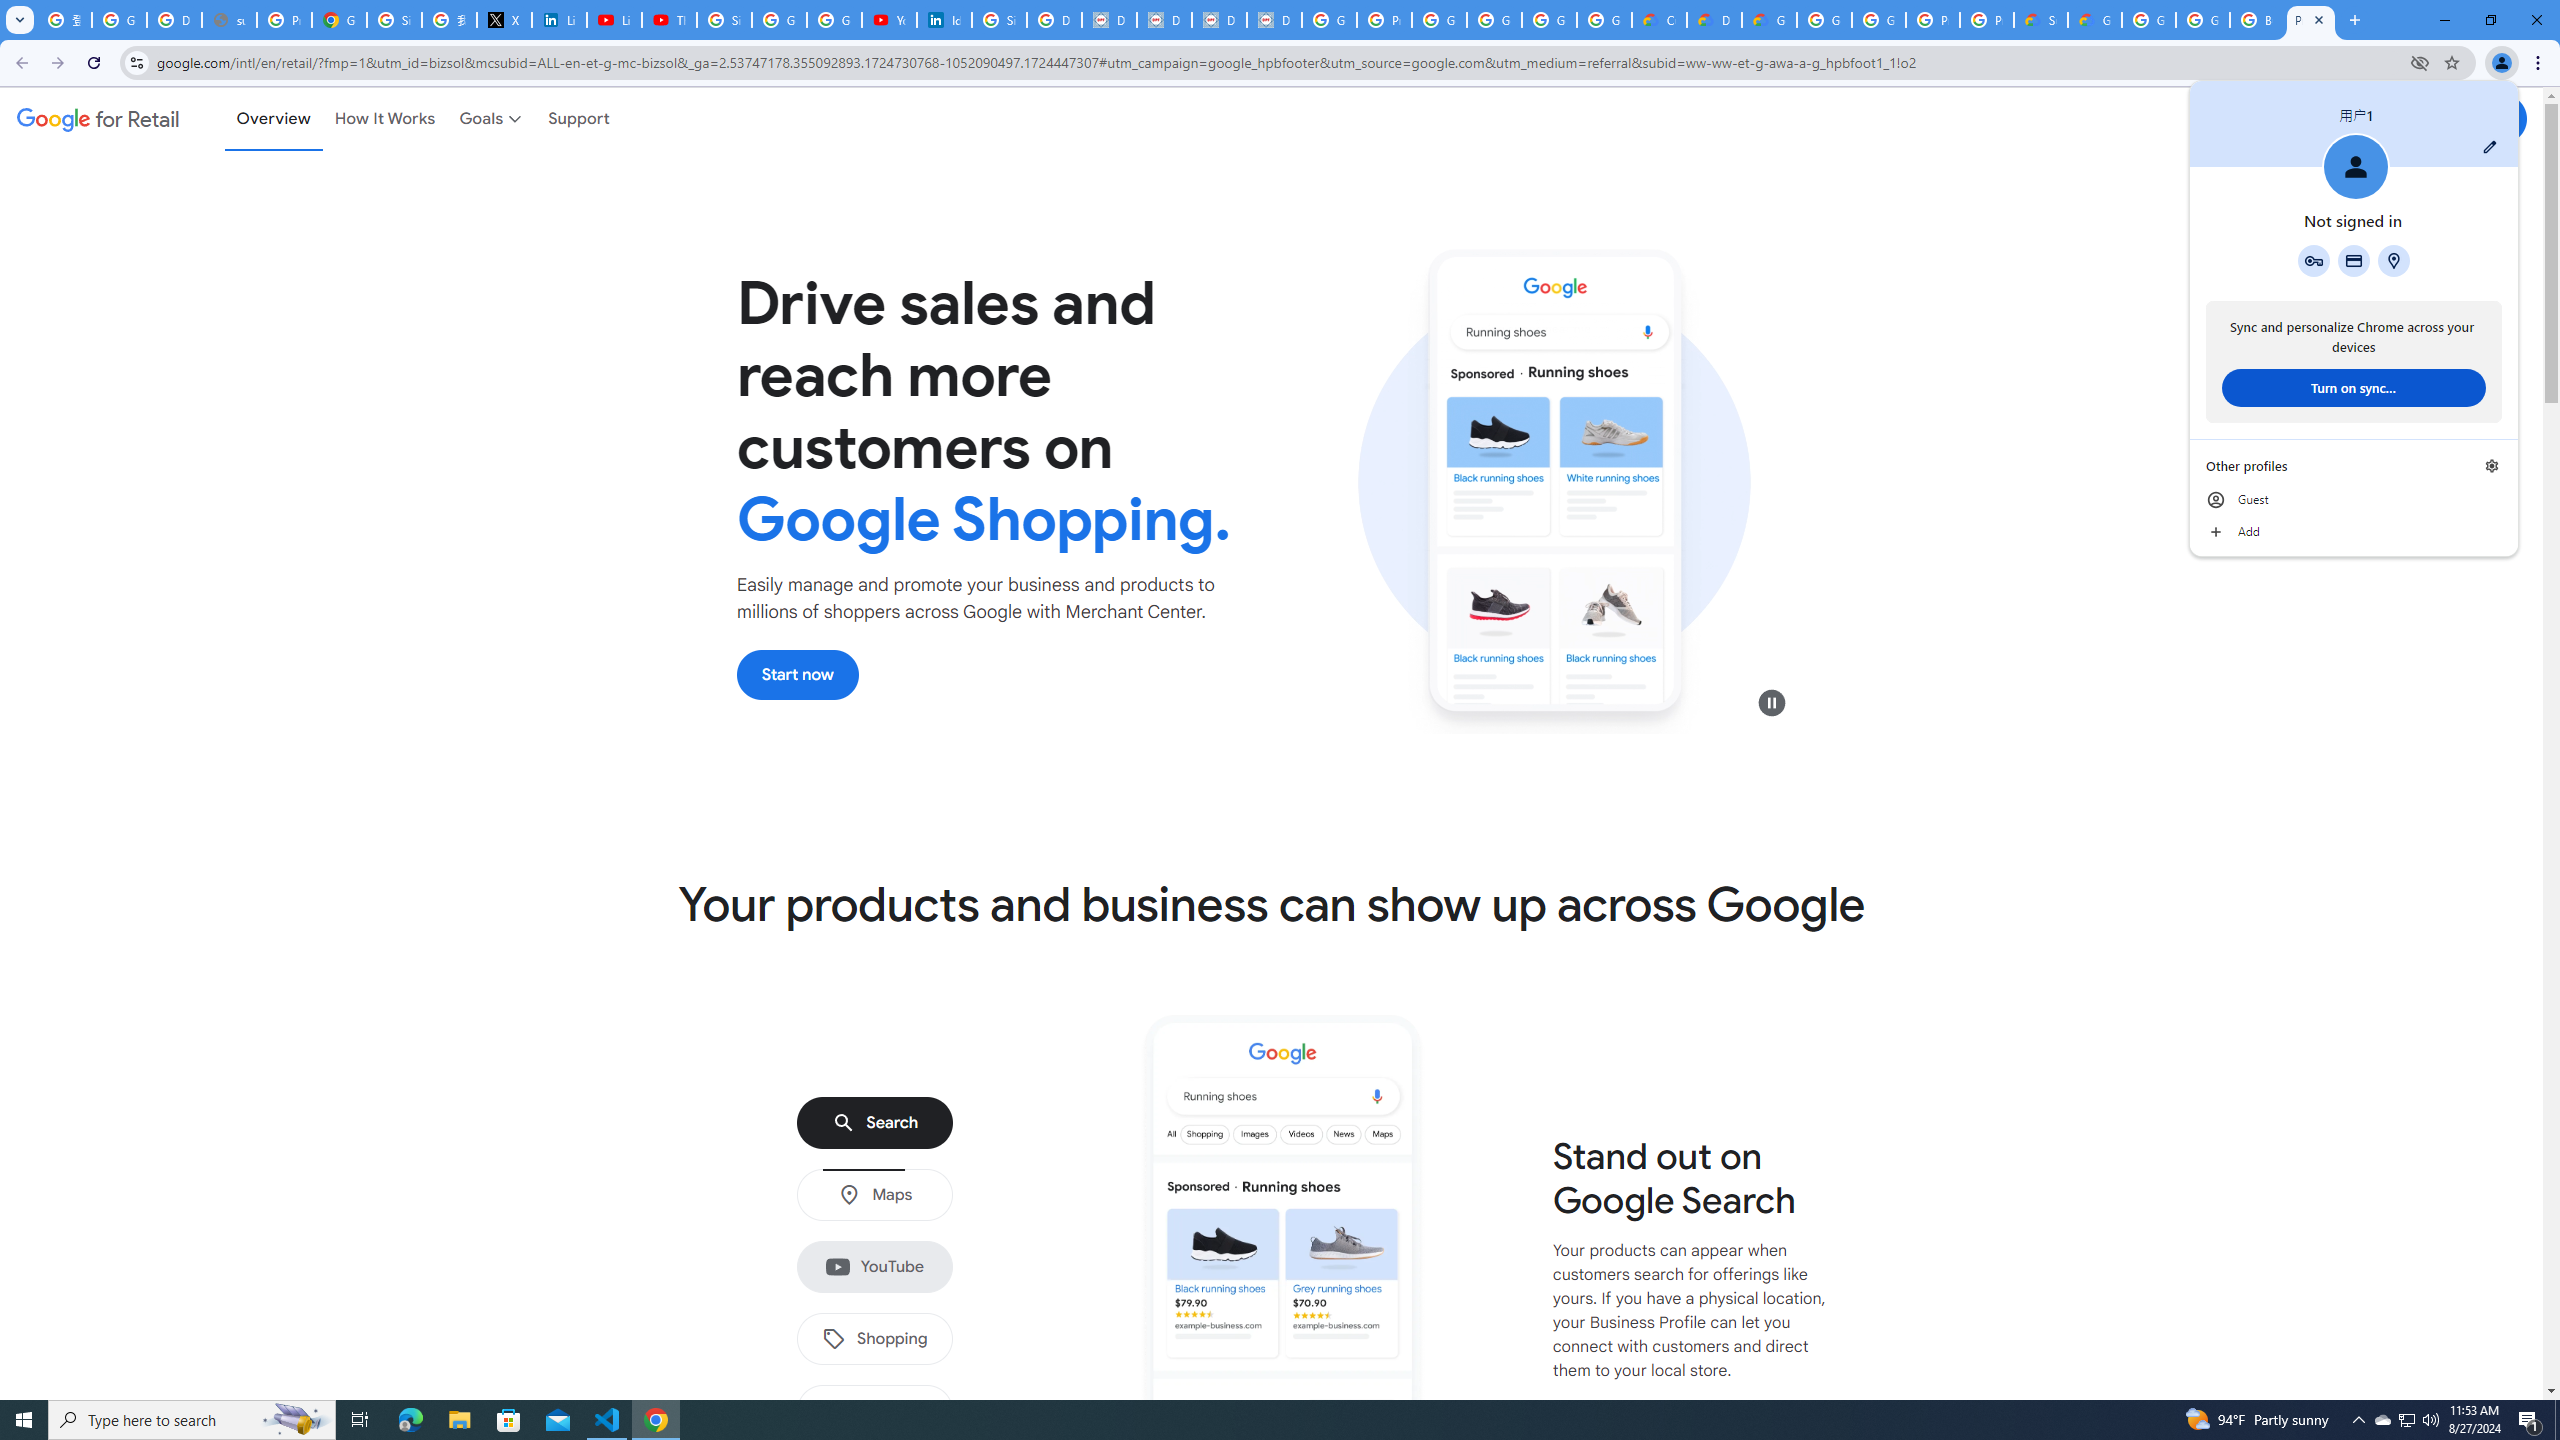 This screenshot has width=2560, height=1440. I want to click on 'Payment methods', so click(2352, 260).